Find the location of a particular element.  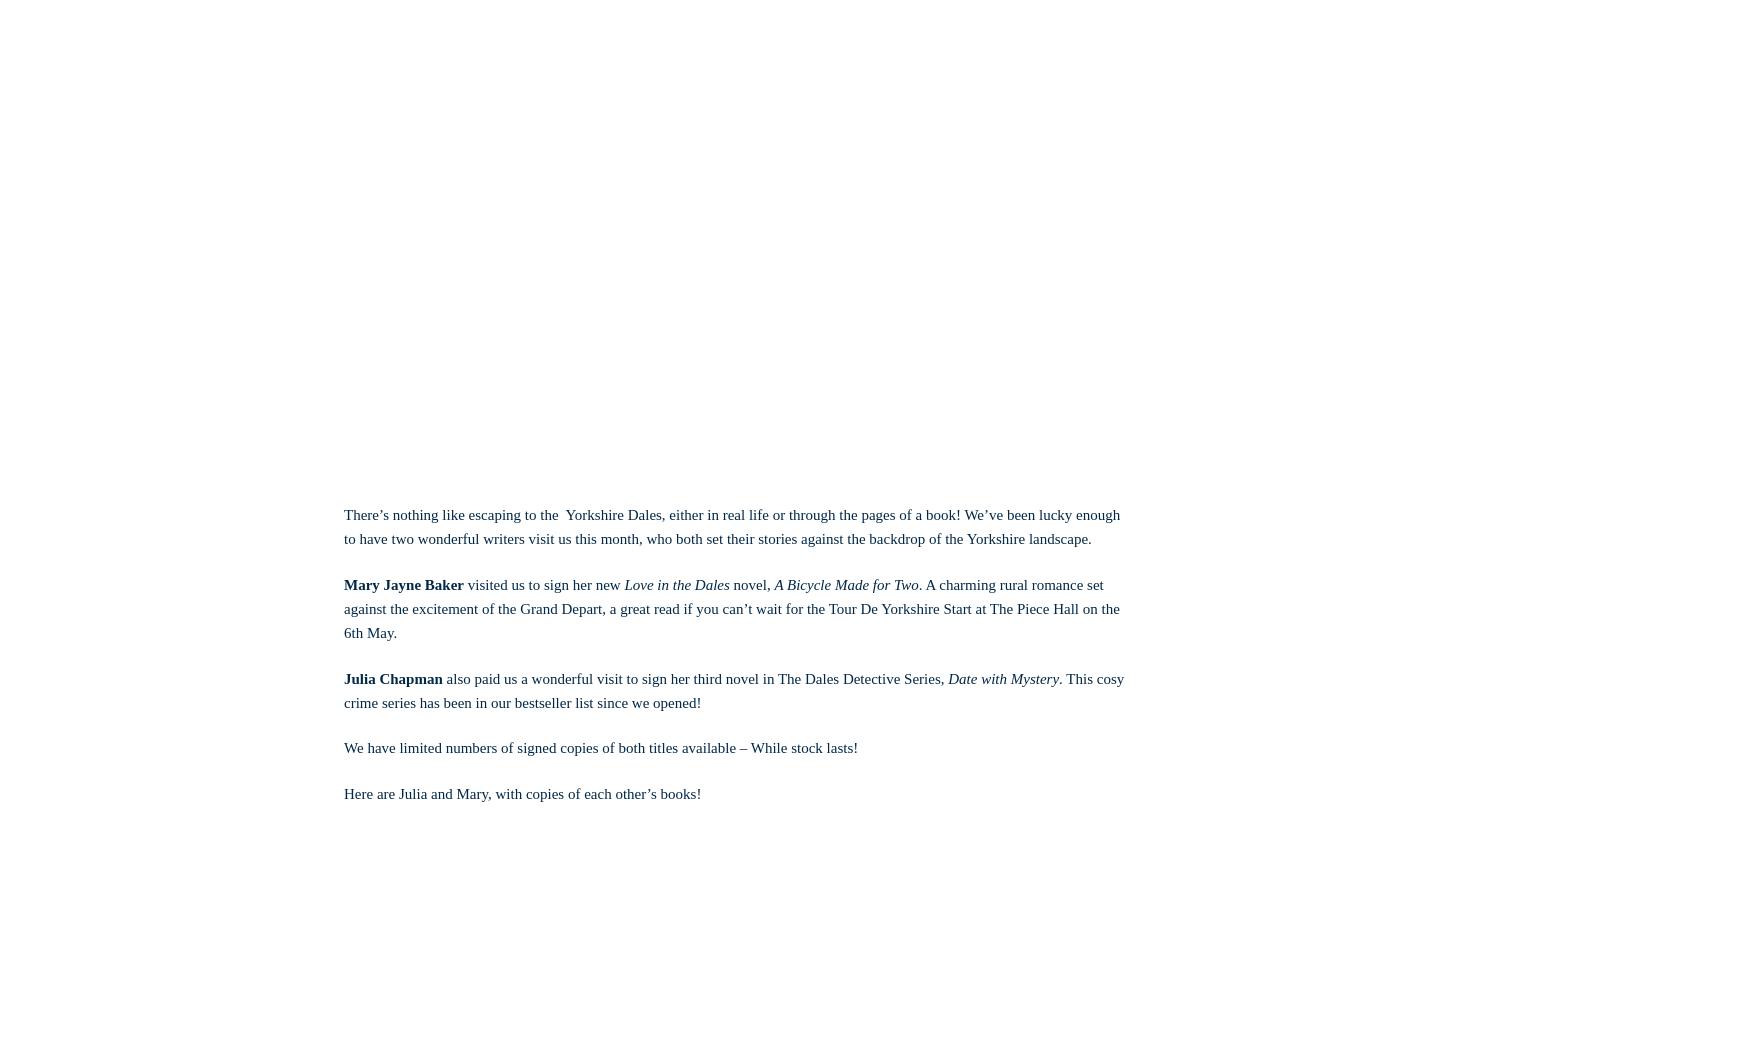

'Love in the Dales' is located at coordinates (624, 582).